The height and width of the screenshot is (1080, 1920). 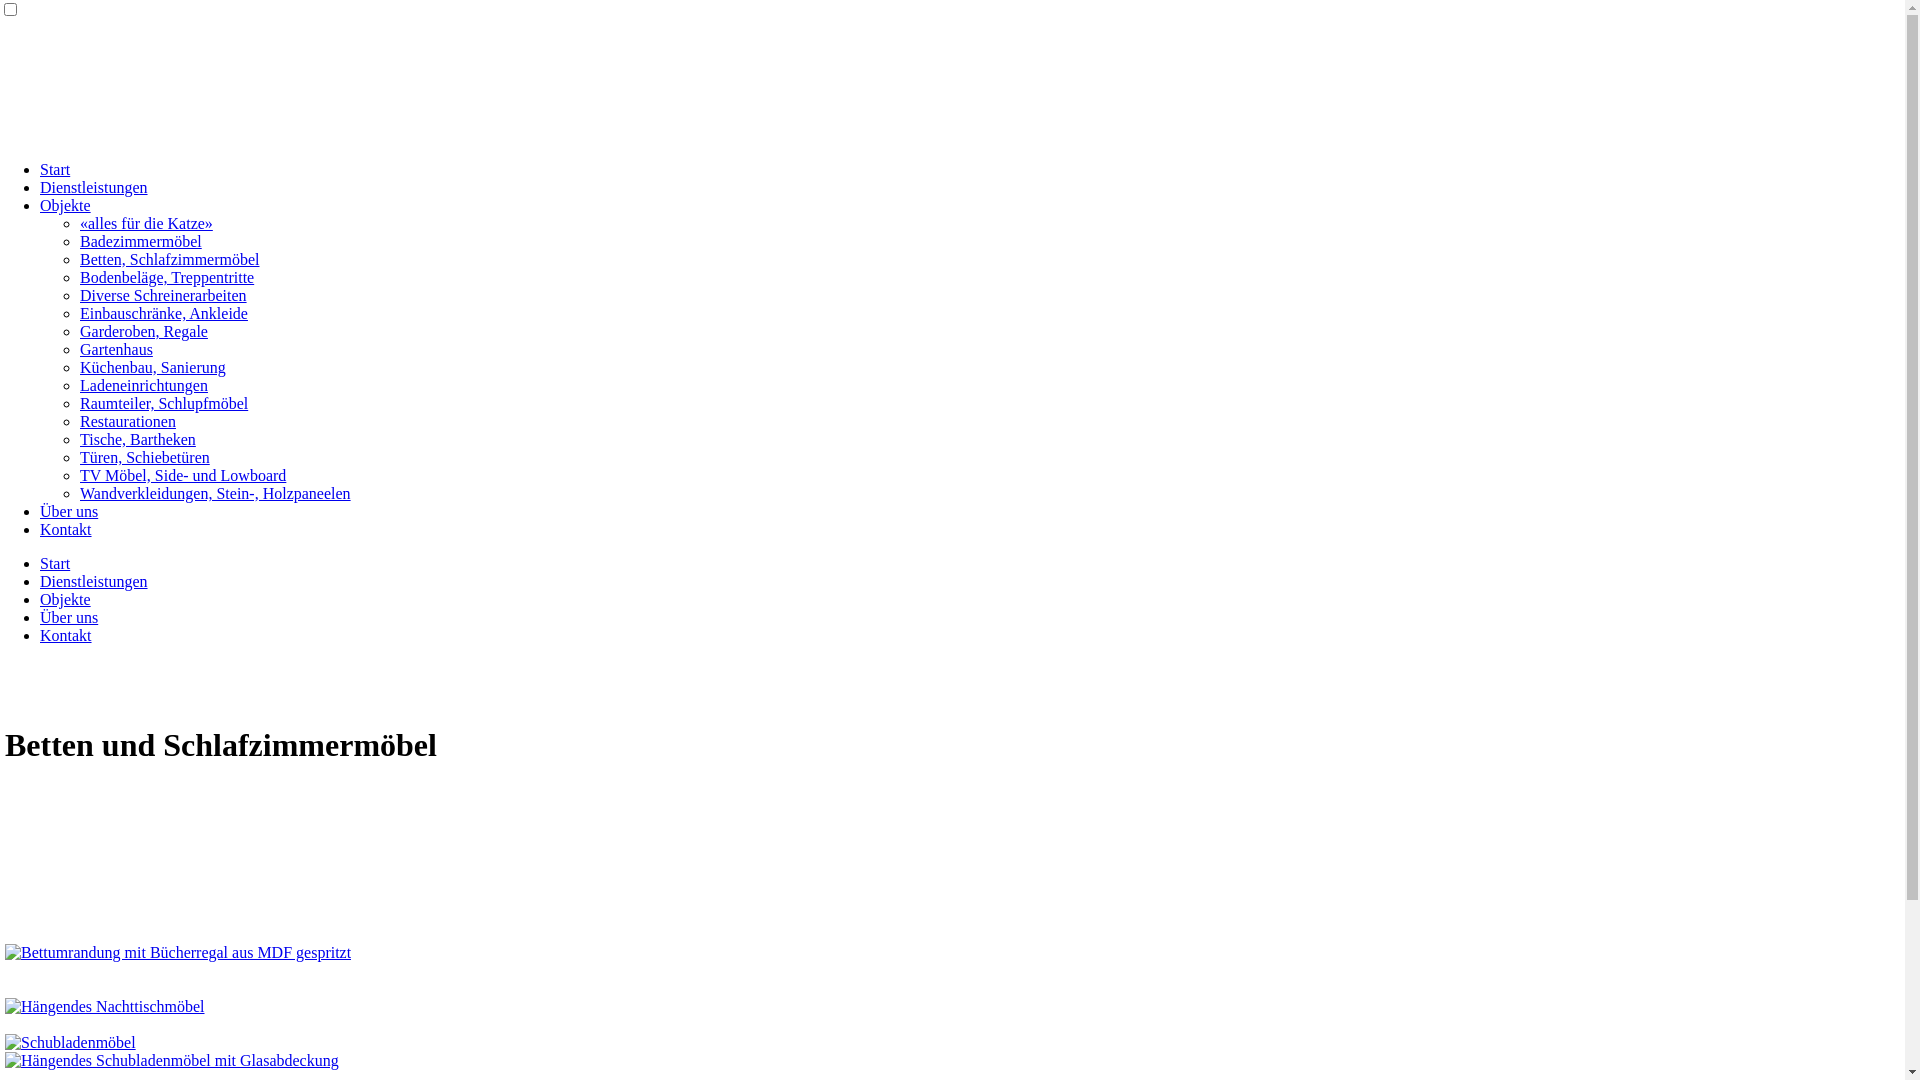 I want to click on 'Garderoben, Regale', so click(x=80, y=330).